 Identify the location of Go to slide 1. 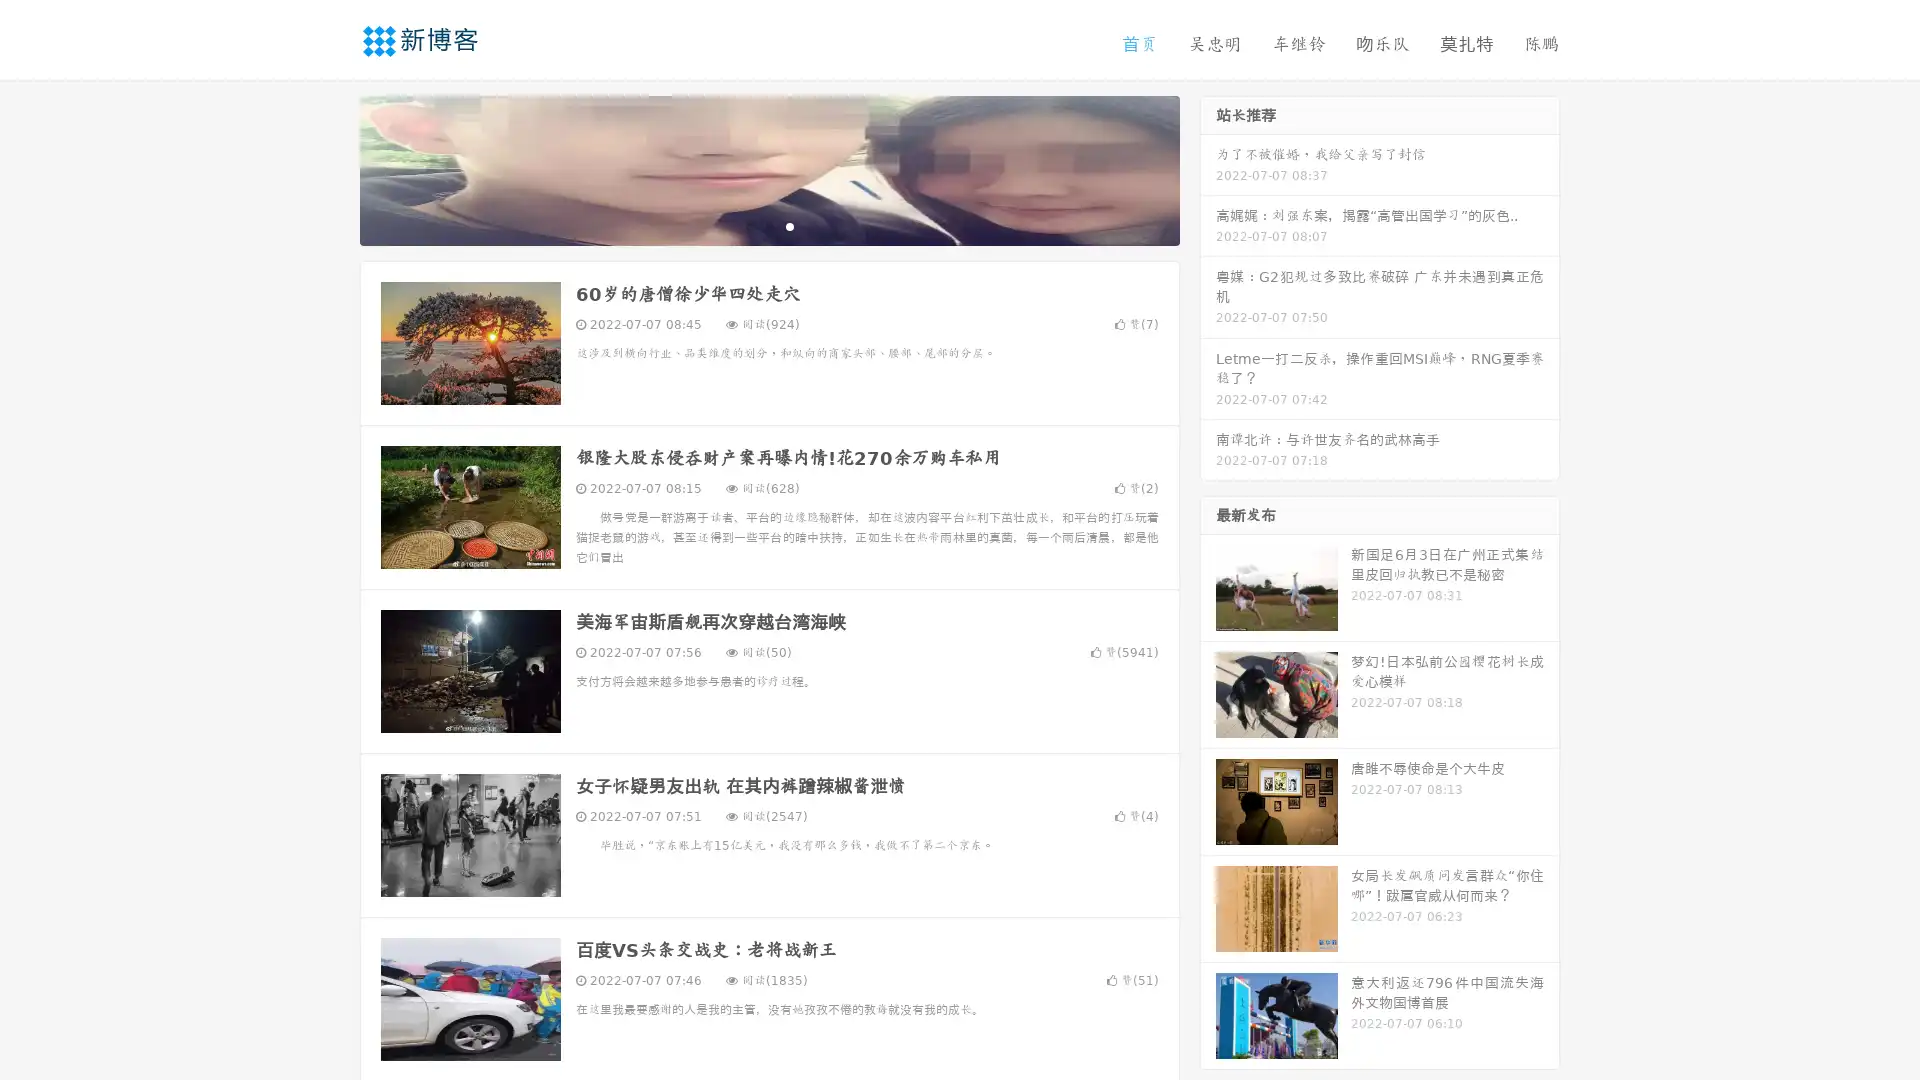
(748, 225).